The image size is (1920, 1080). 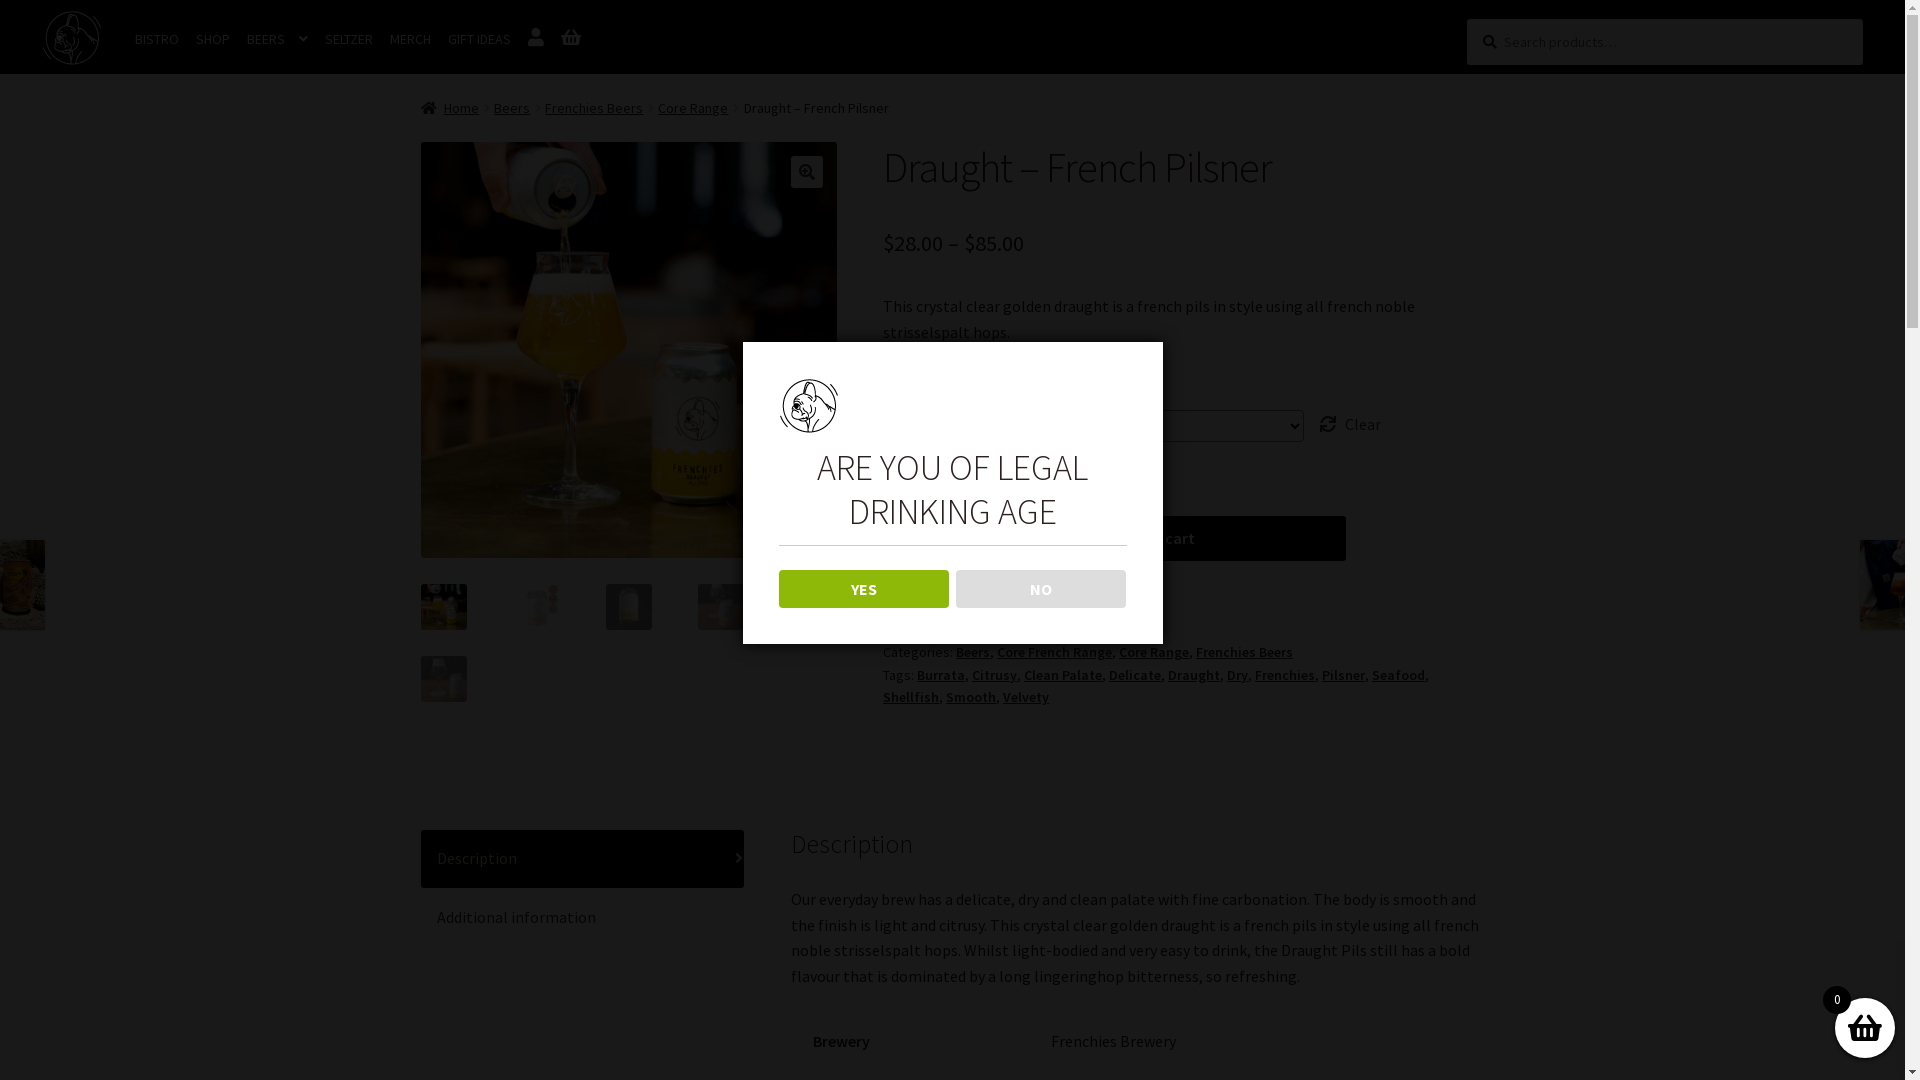 What do you see at coordinates (1350, 423) in the screenshot?
I see `'Clear'` at bounding box center [1350, 423].